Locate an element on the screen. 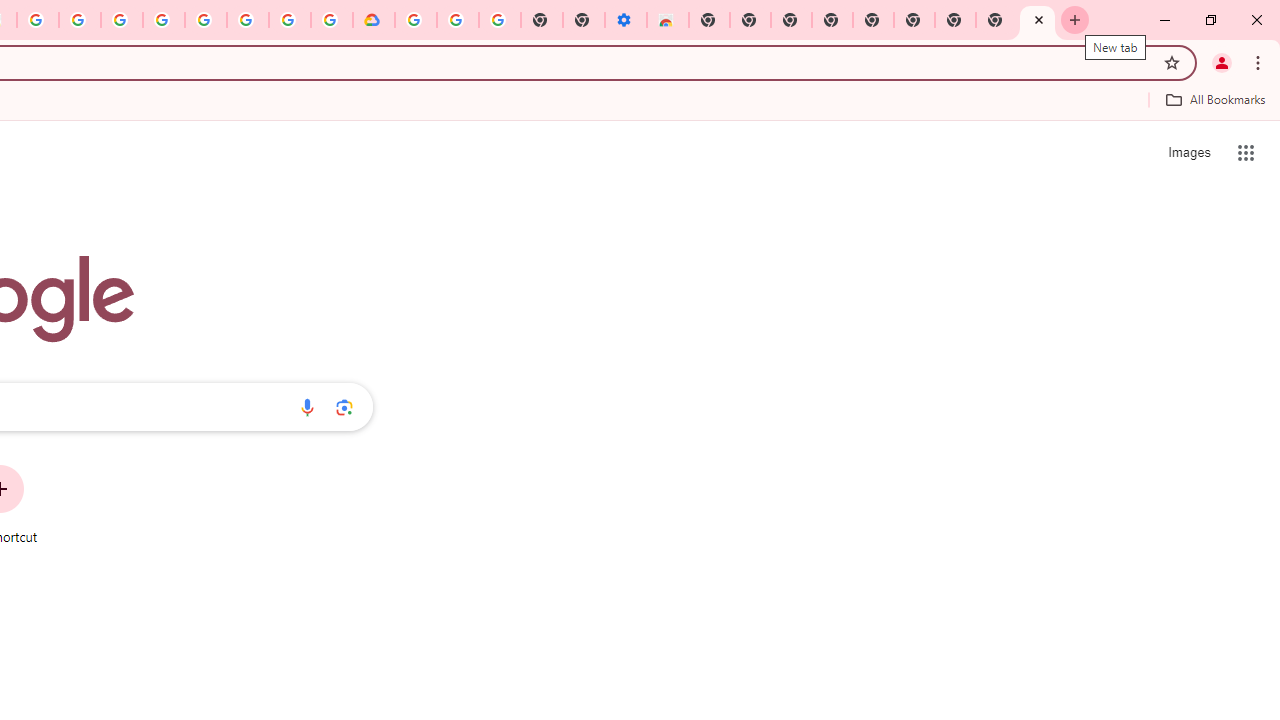 This screenshot has width=1280, height=720. 'Settings - Accessibility' is located at coordinates (624, 20).